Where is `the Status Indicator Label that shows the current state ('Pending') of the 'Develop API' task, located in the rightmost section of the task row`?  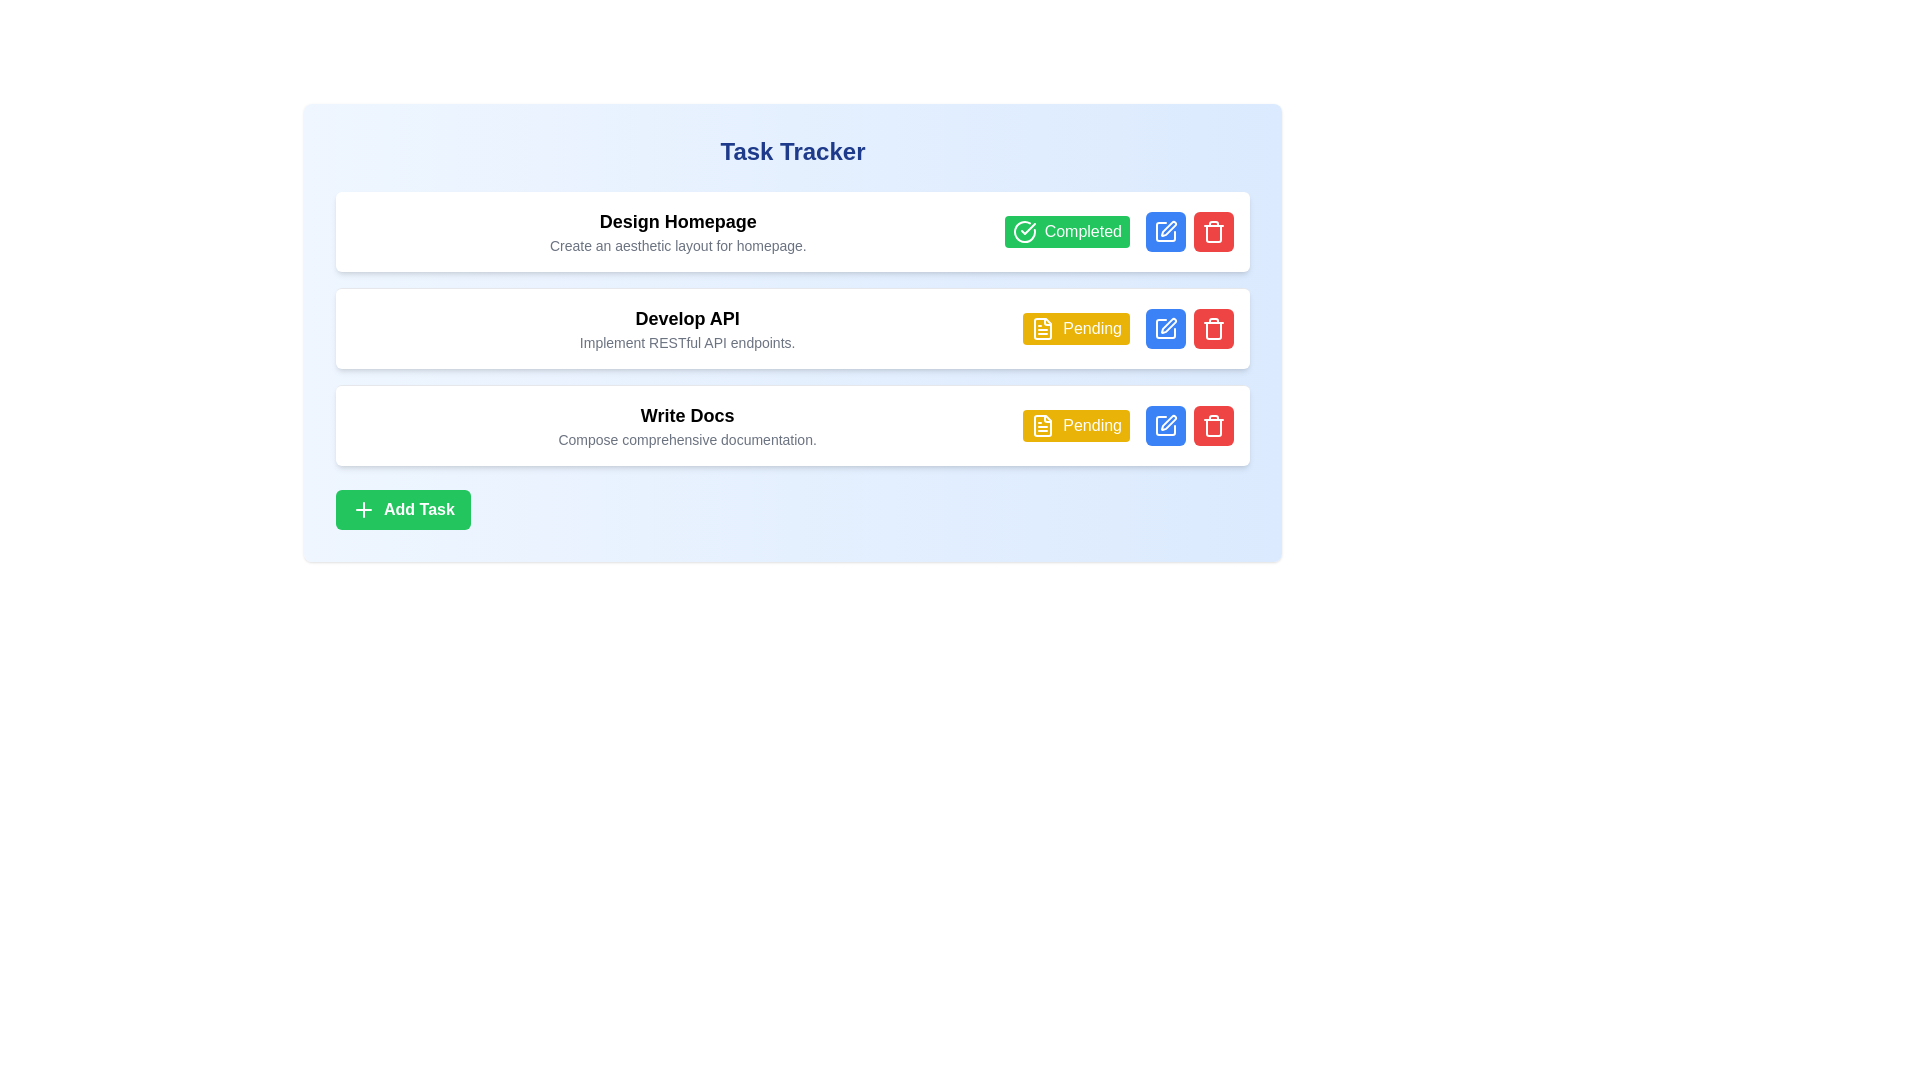 the Status Indicator Label that shows the current state ('Pending') of the 'Develop API' task, located in the rightmost section of the task row is located at coordinates (1075, 327).